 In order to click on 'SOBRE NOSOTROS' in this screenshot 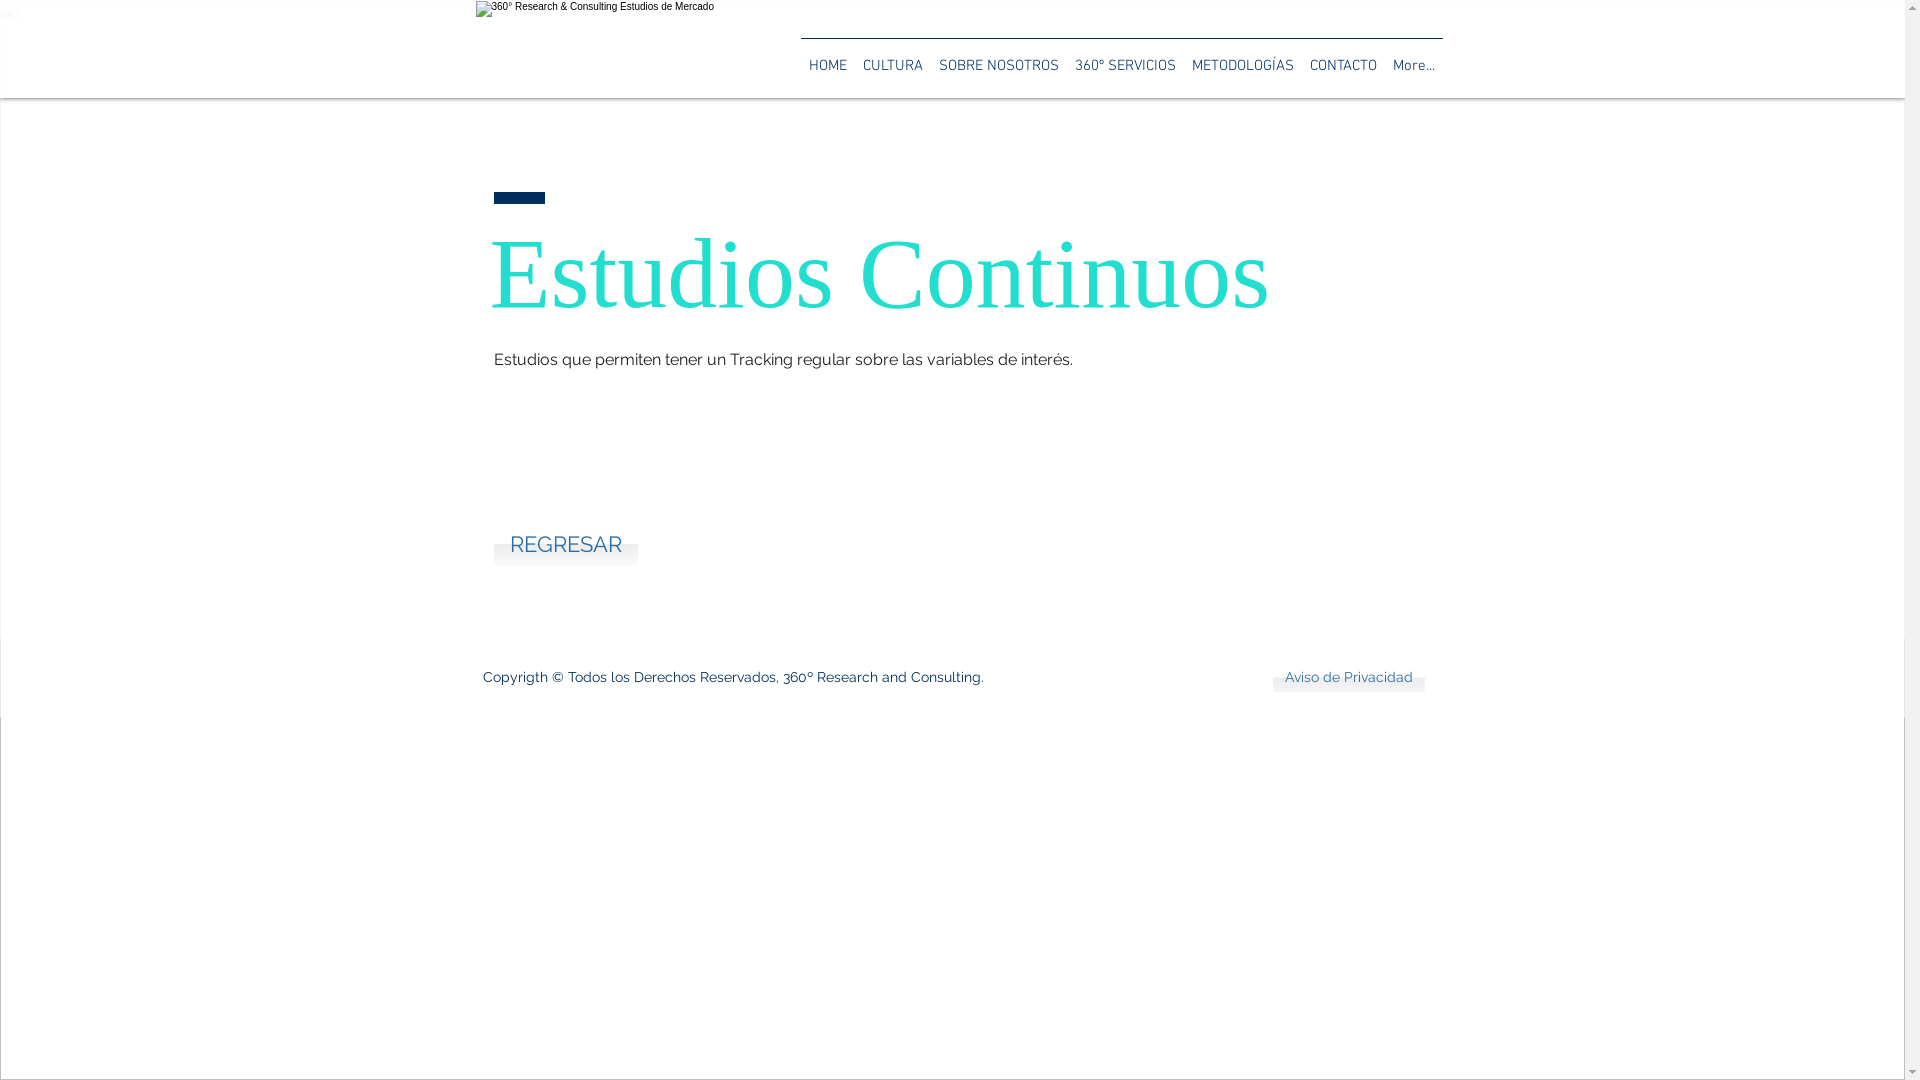, I will do `click(998, 56)`.